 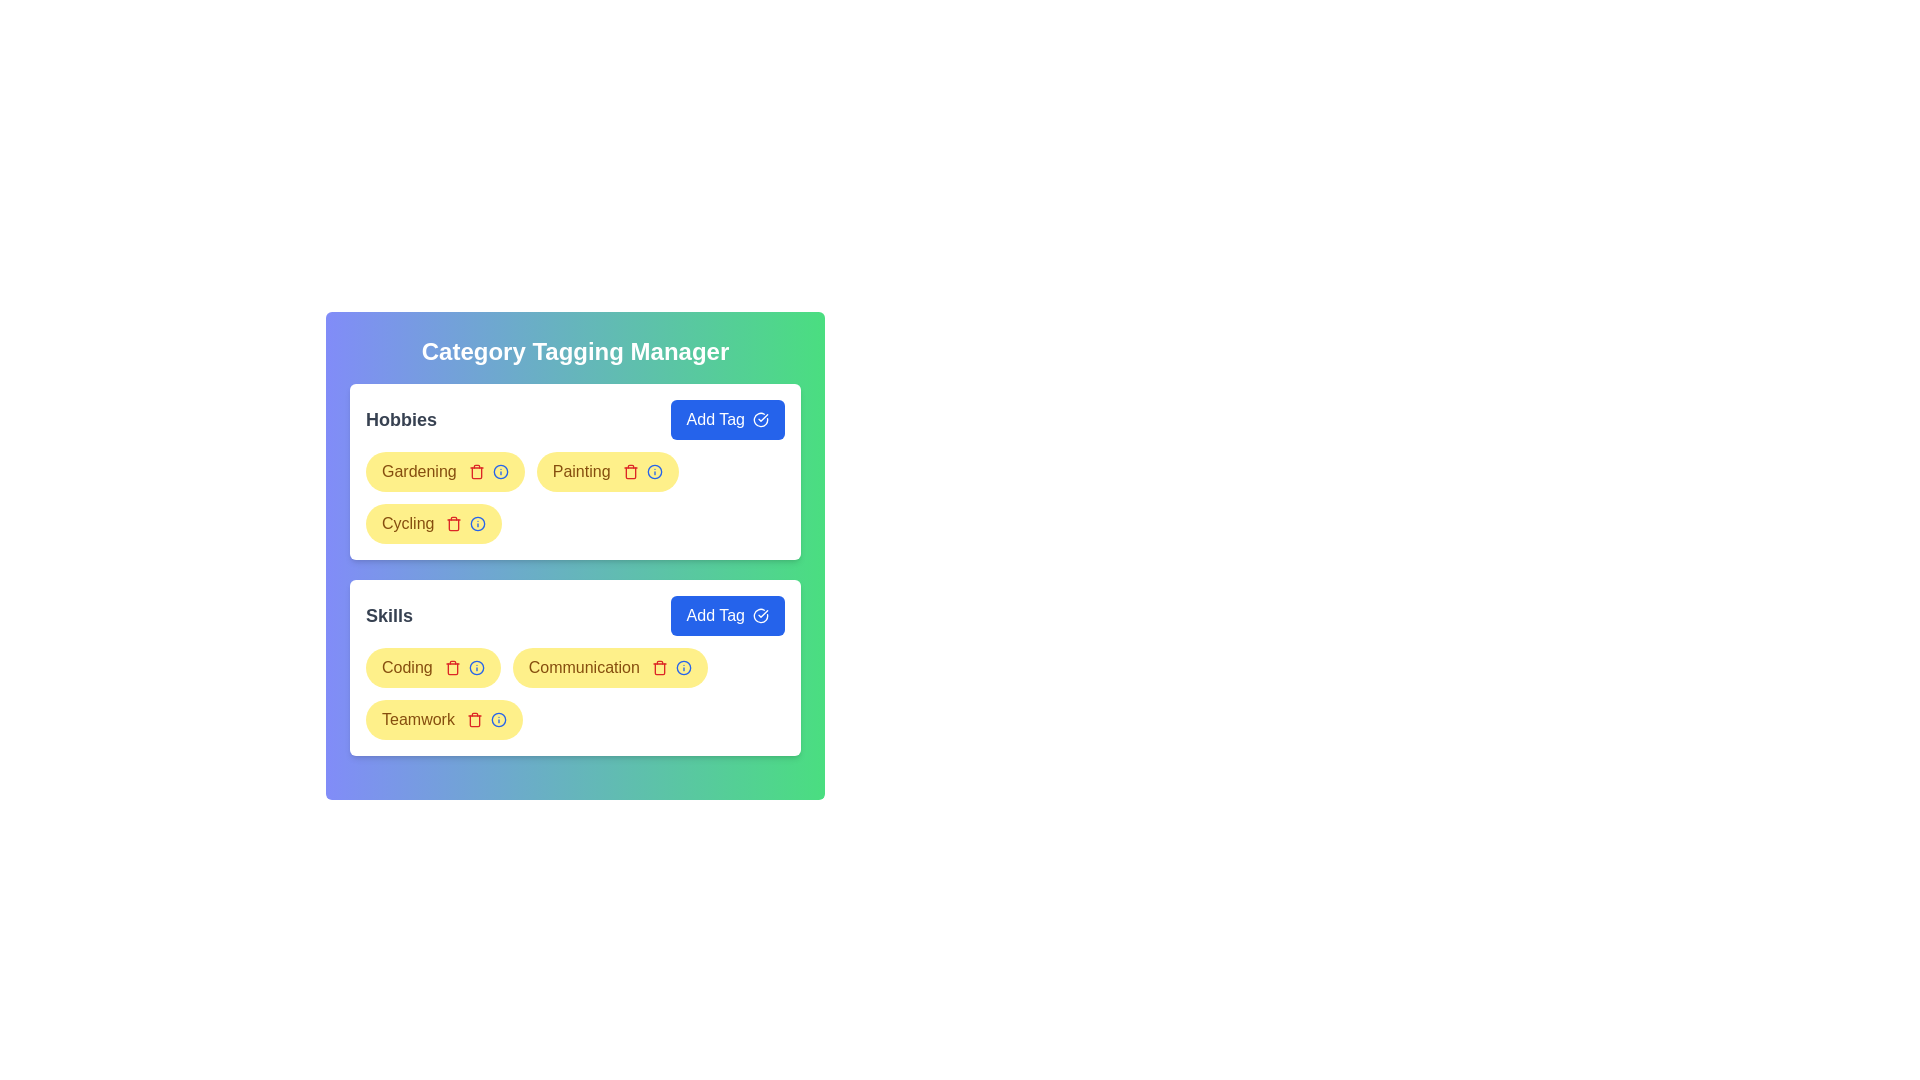 What do you see at coordinates (654, 471) in the screenshot?
I see `the circular blue-bordered icon with an 'i' symbol located to the right of the text 'Painting' in the Hobbies section to retrieve information` at bounding box center [654, 471].